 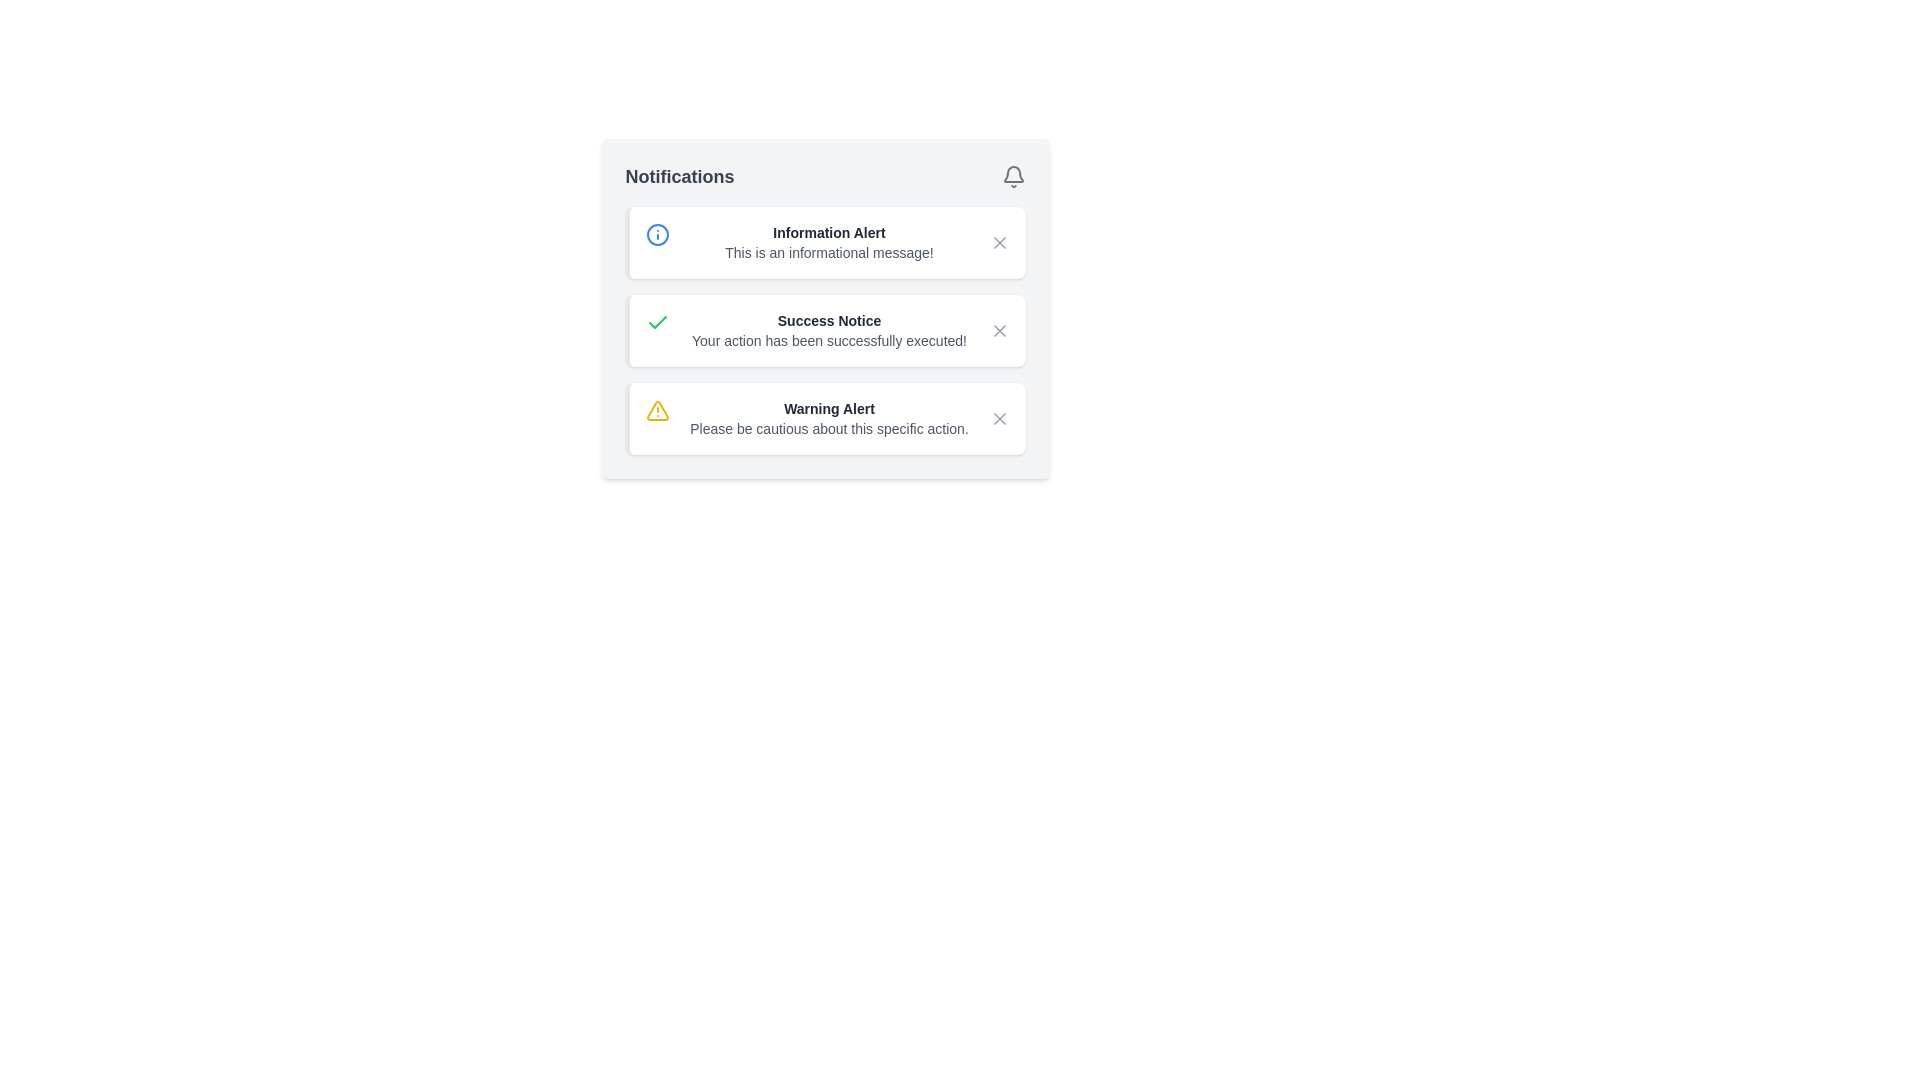 What do you see at coordinates (657, 410) in the screenshot?
I see `yellow triangle warning icon with a black outline, located at the bottom notification module next to the 'Warning Alert' text` at bounding box center [657, 410].